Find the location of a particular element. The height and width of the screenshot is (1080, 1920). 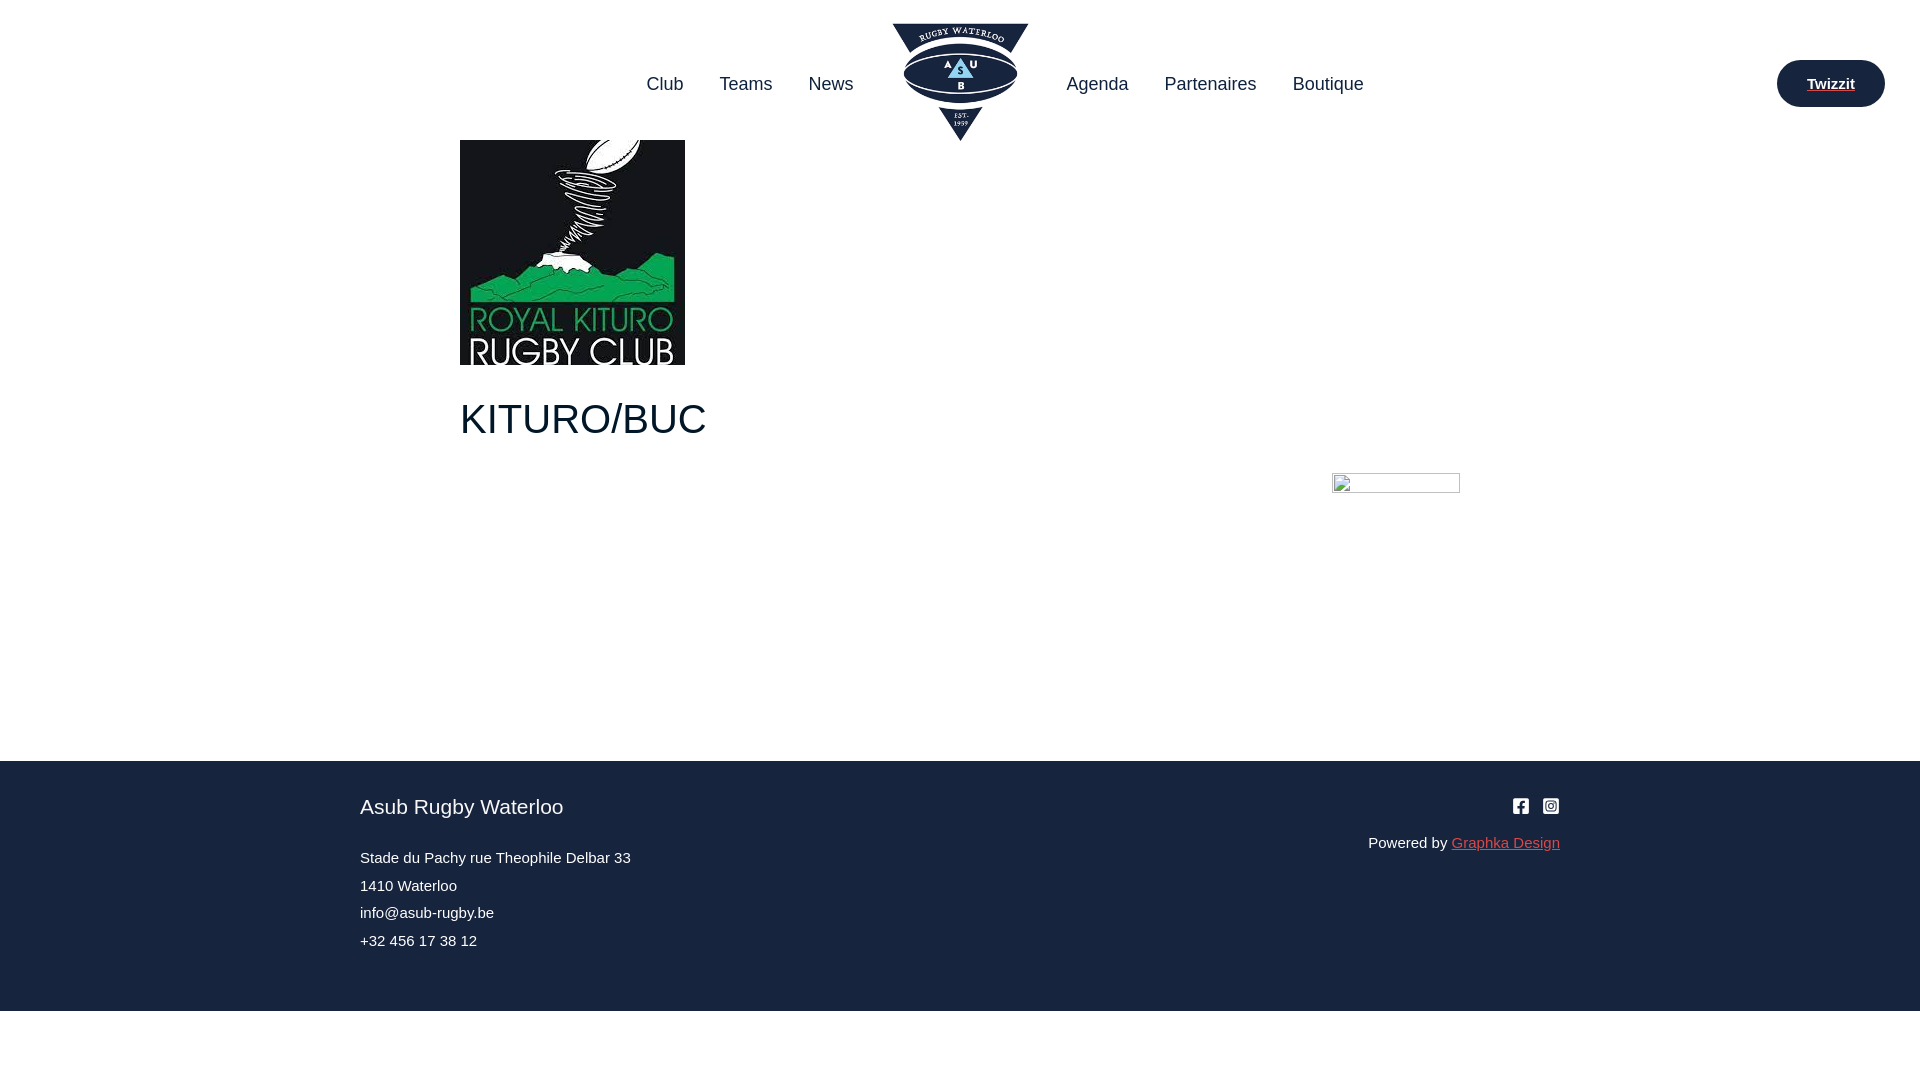

'Partenaires' is located at coordinates (1209, 82).